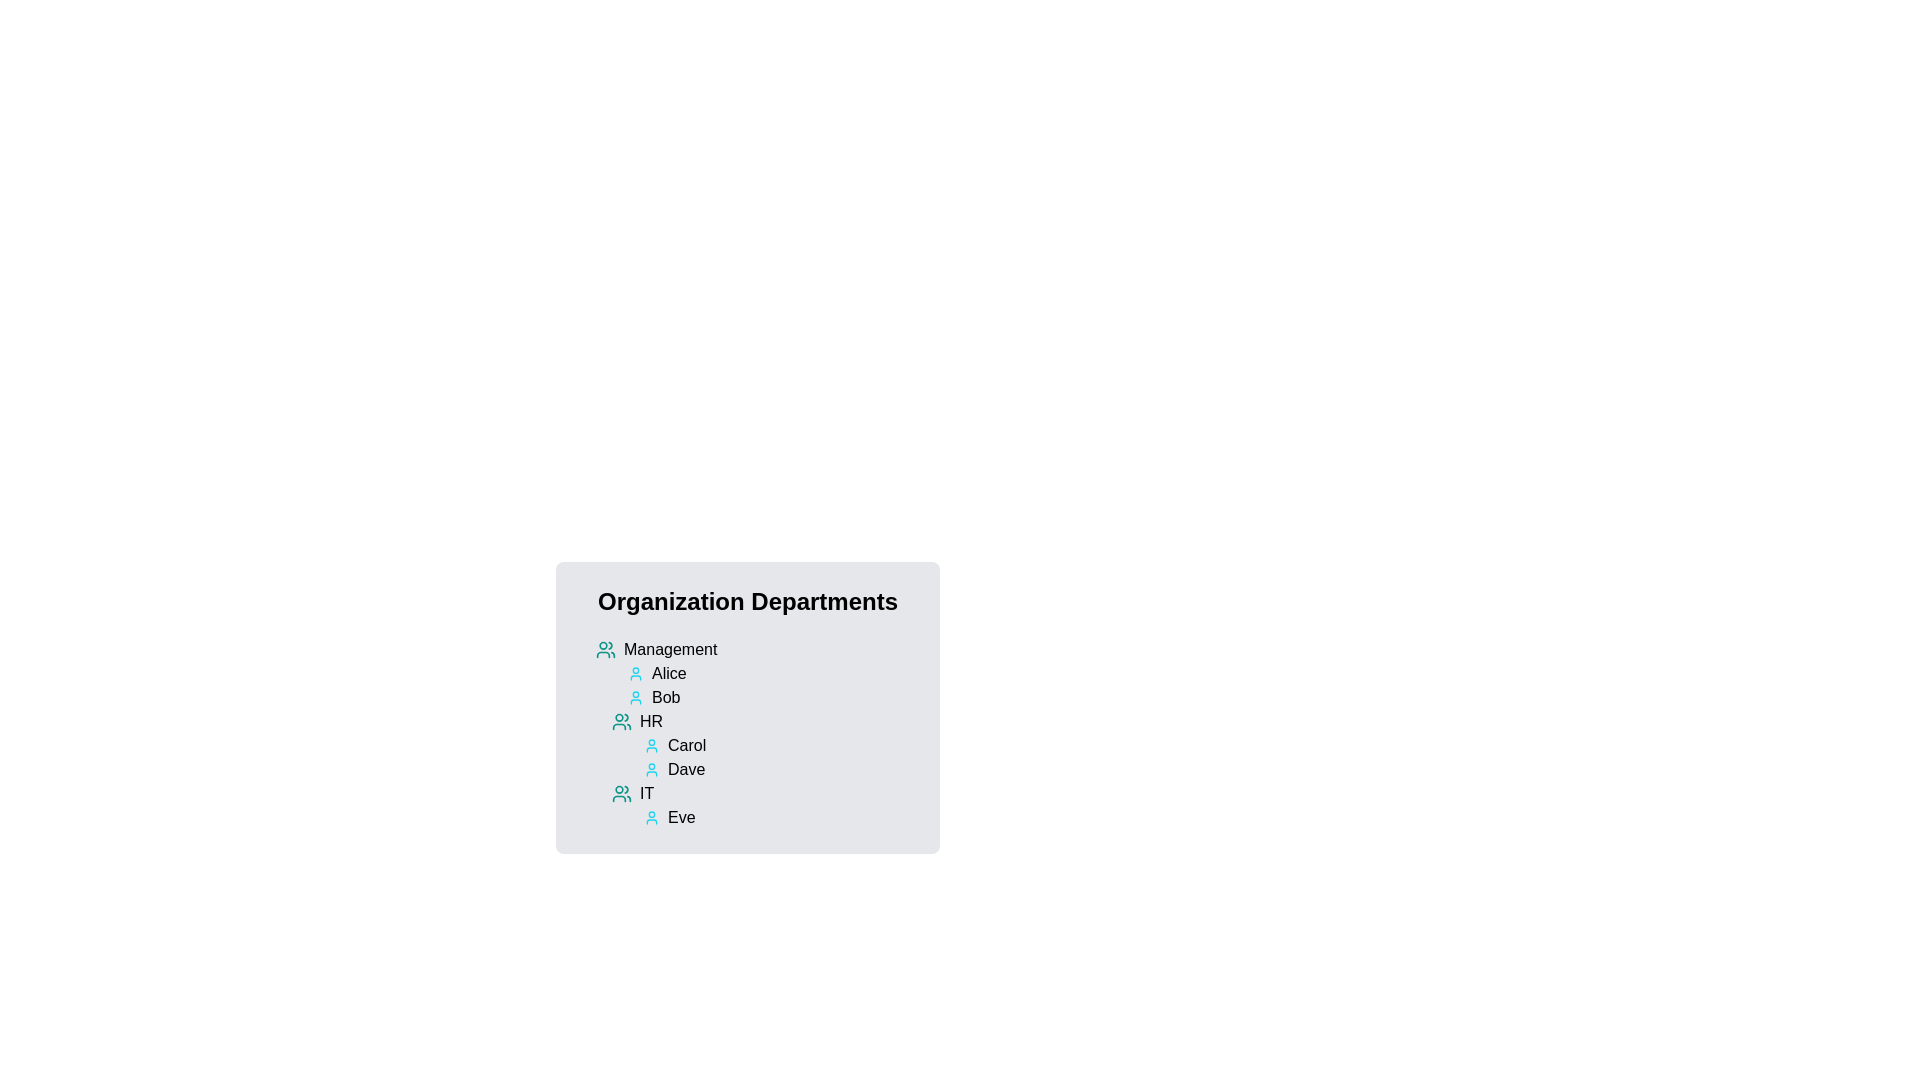 This screenshot has height=1080, width=1920. Describe the element at coordinates (621, 721) in the screenshot. I see `the teal-colored icon representing a group of people located to the left of the 'HR' label in the 'Organization Departments' list` at that location.